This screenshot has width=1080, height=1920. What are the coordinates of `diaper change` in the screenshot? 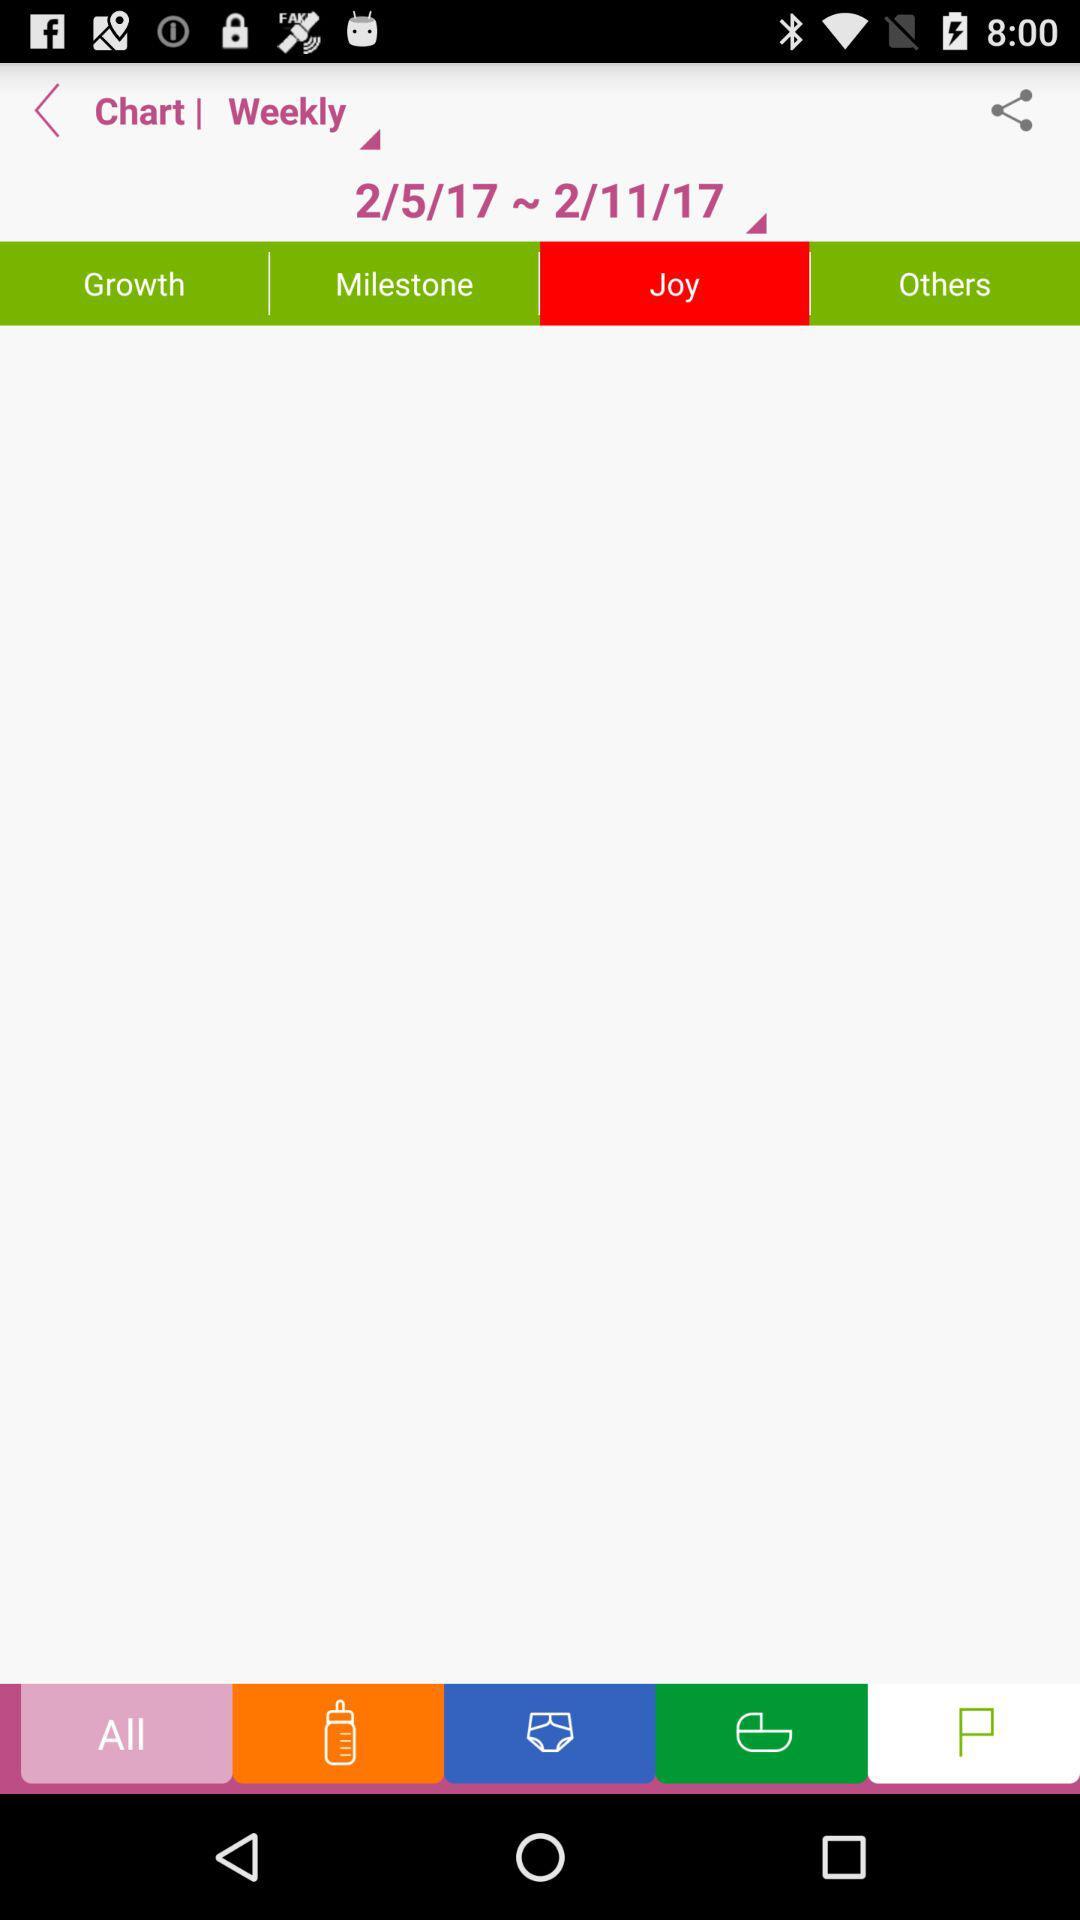 It's located at (549, 1737).